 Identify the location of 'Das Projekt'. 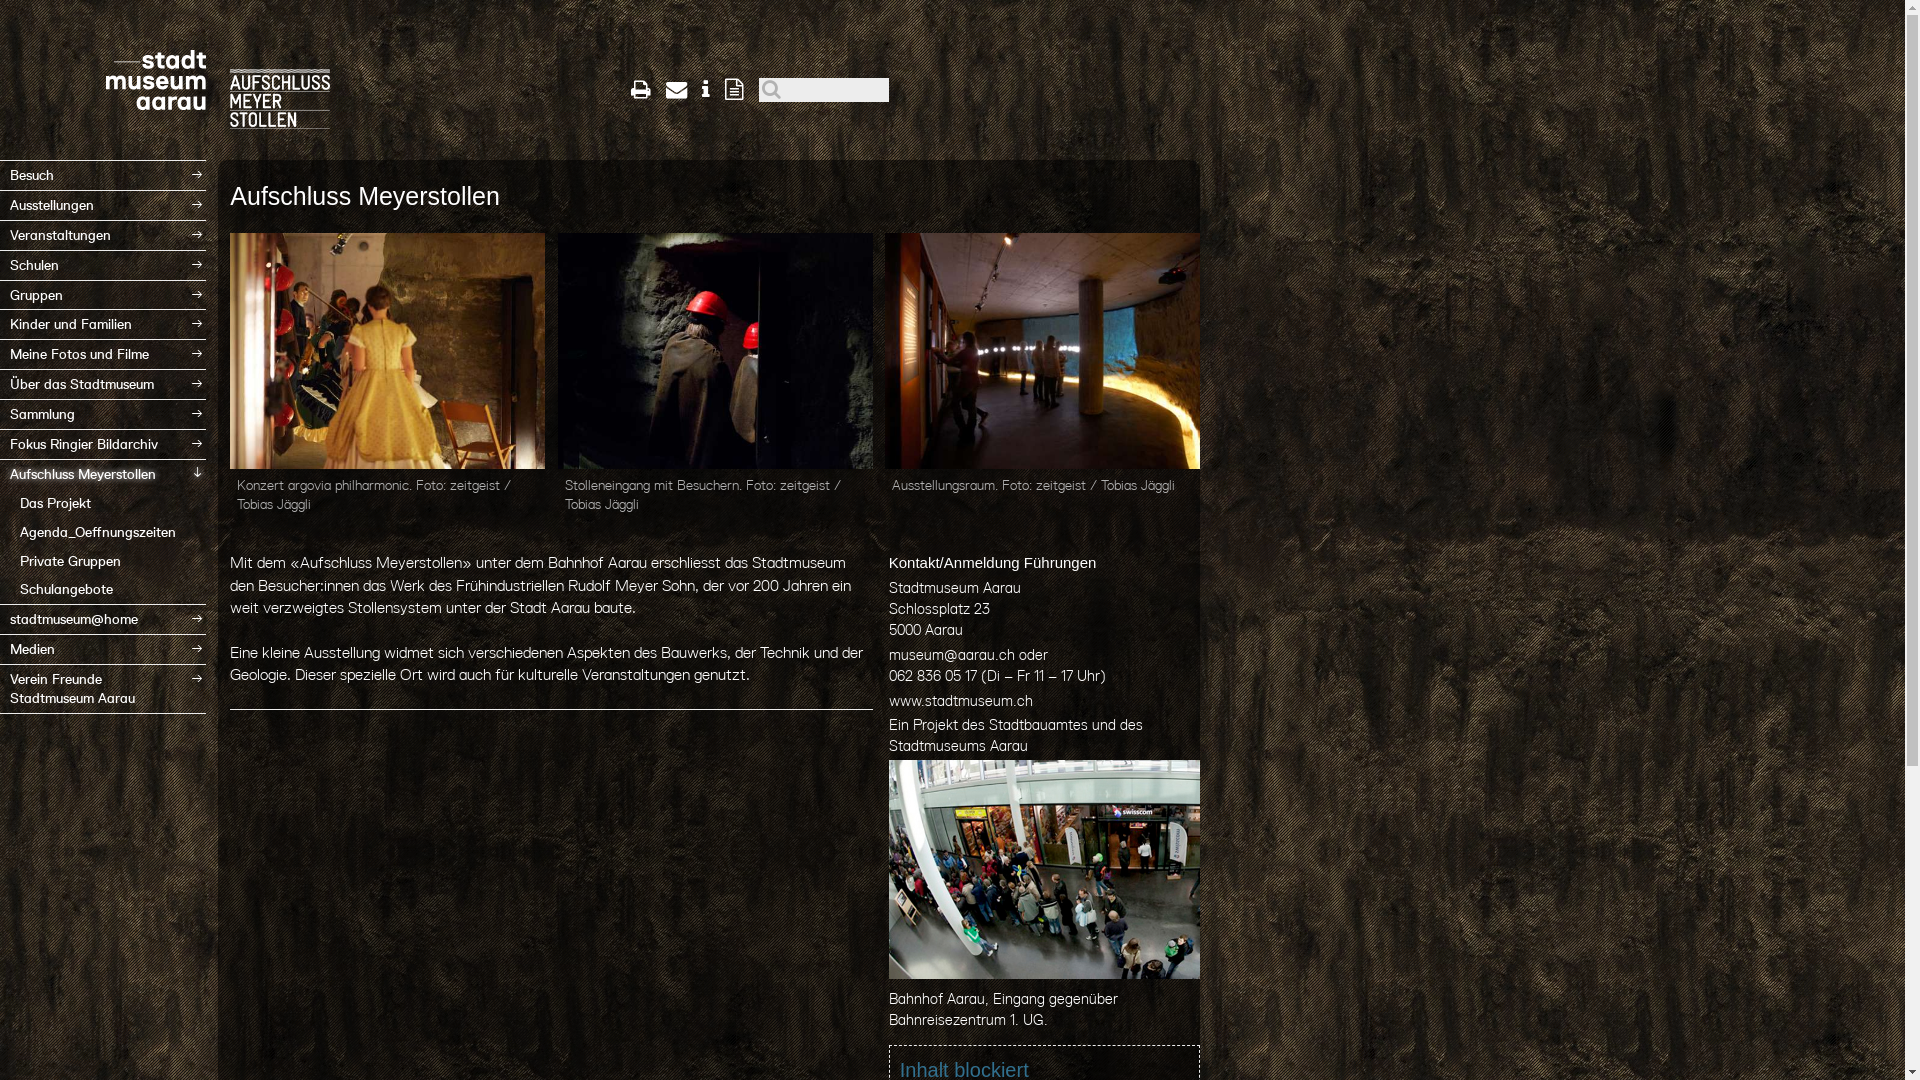
(101, 502).